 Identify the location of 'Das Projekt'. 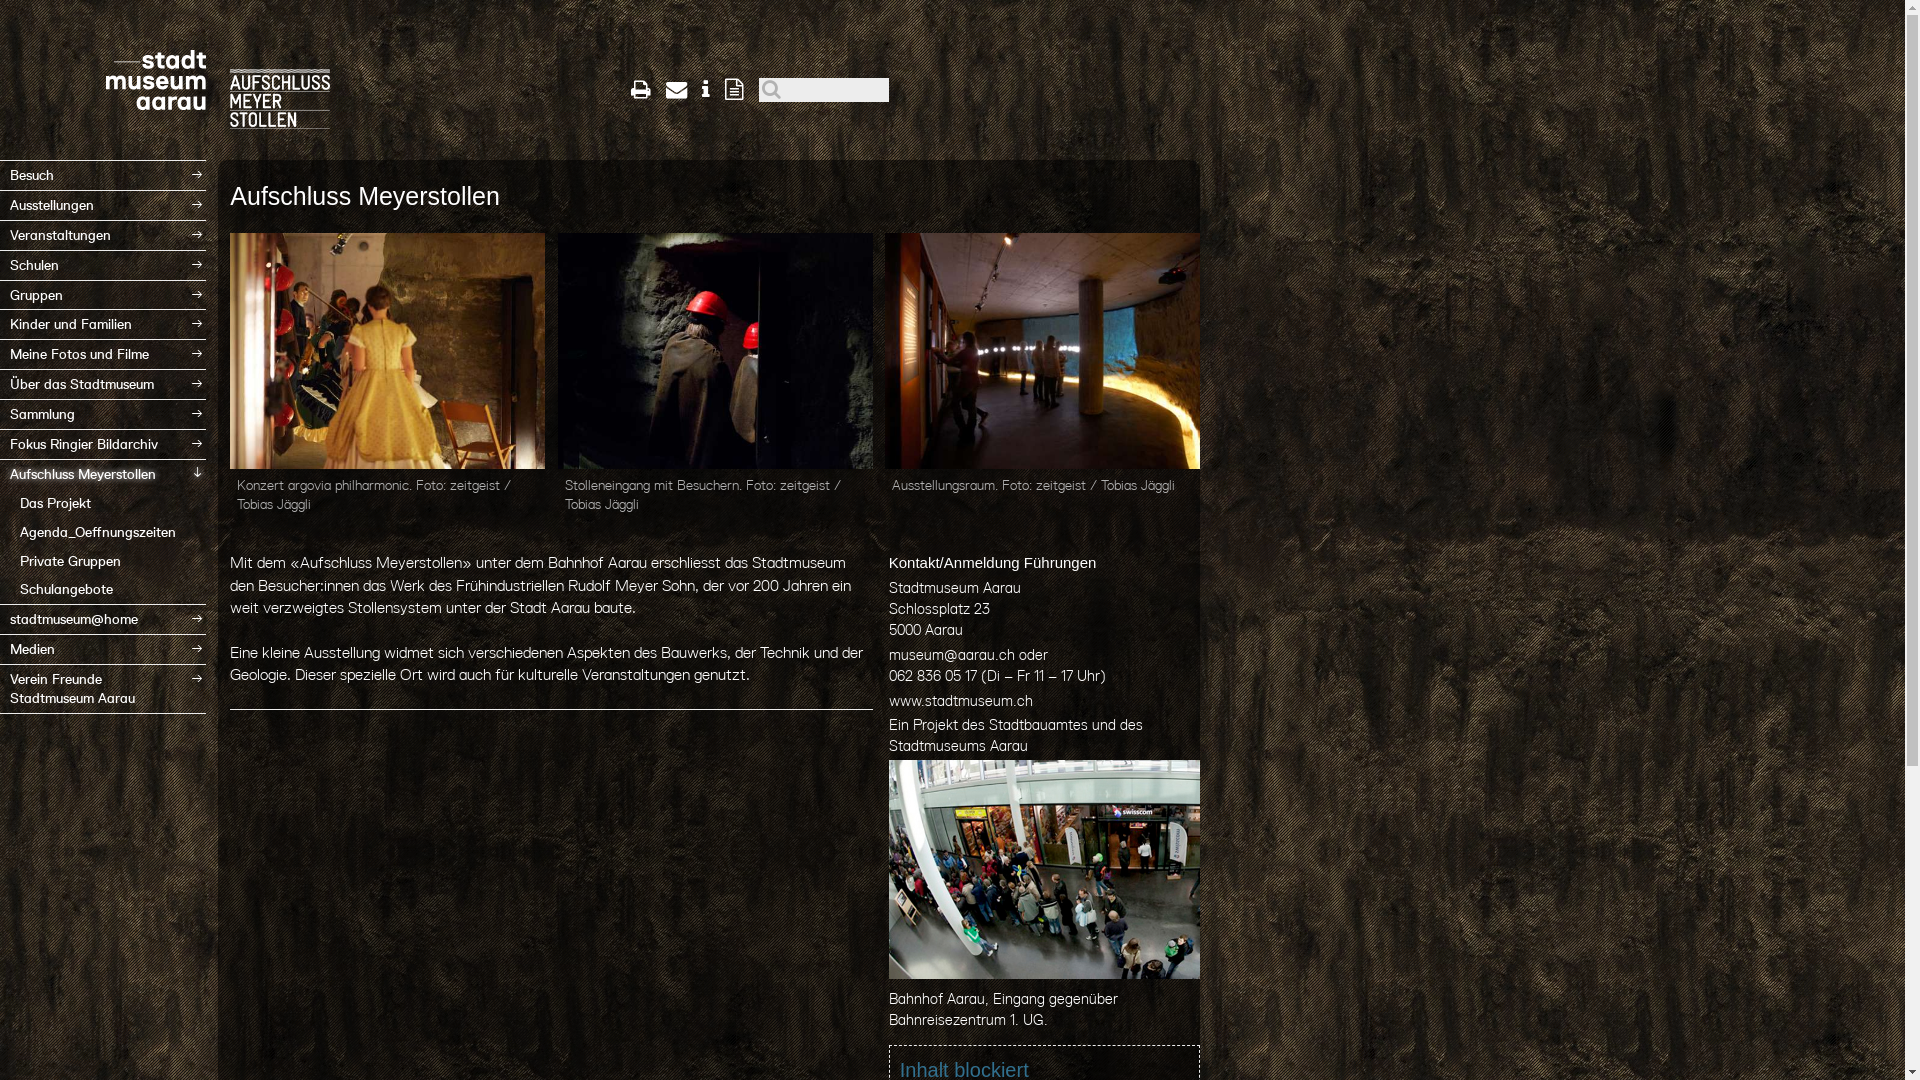
(101, 502).